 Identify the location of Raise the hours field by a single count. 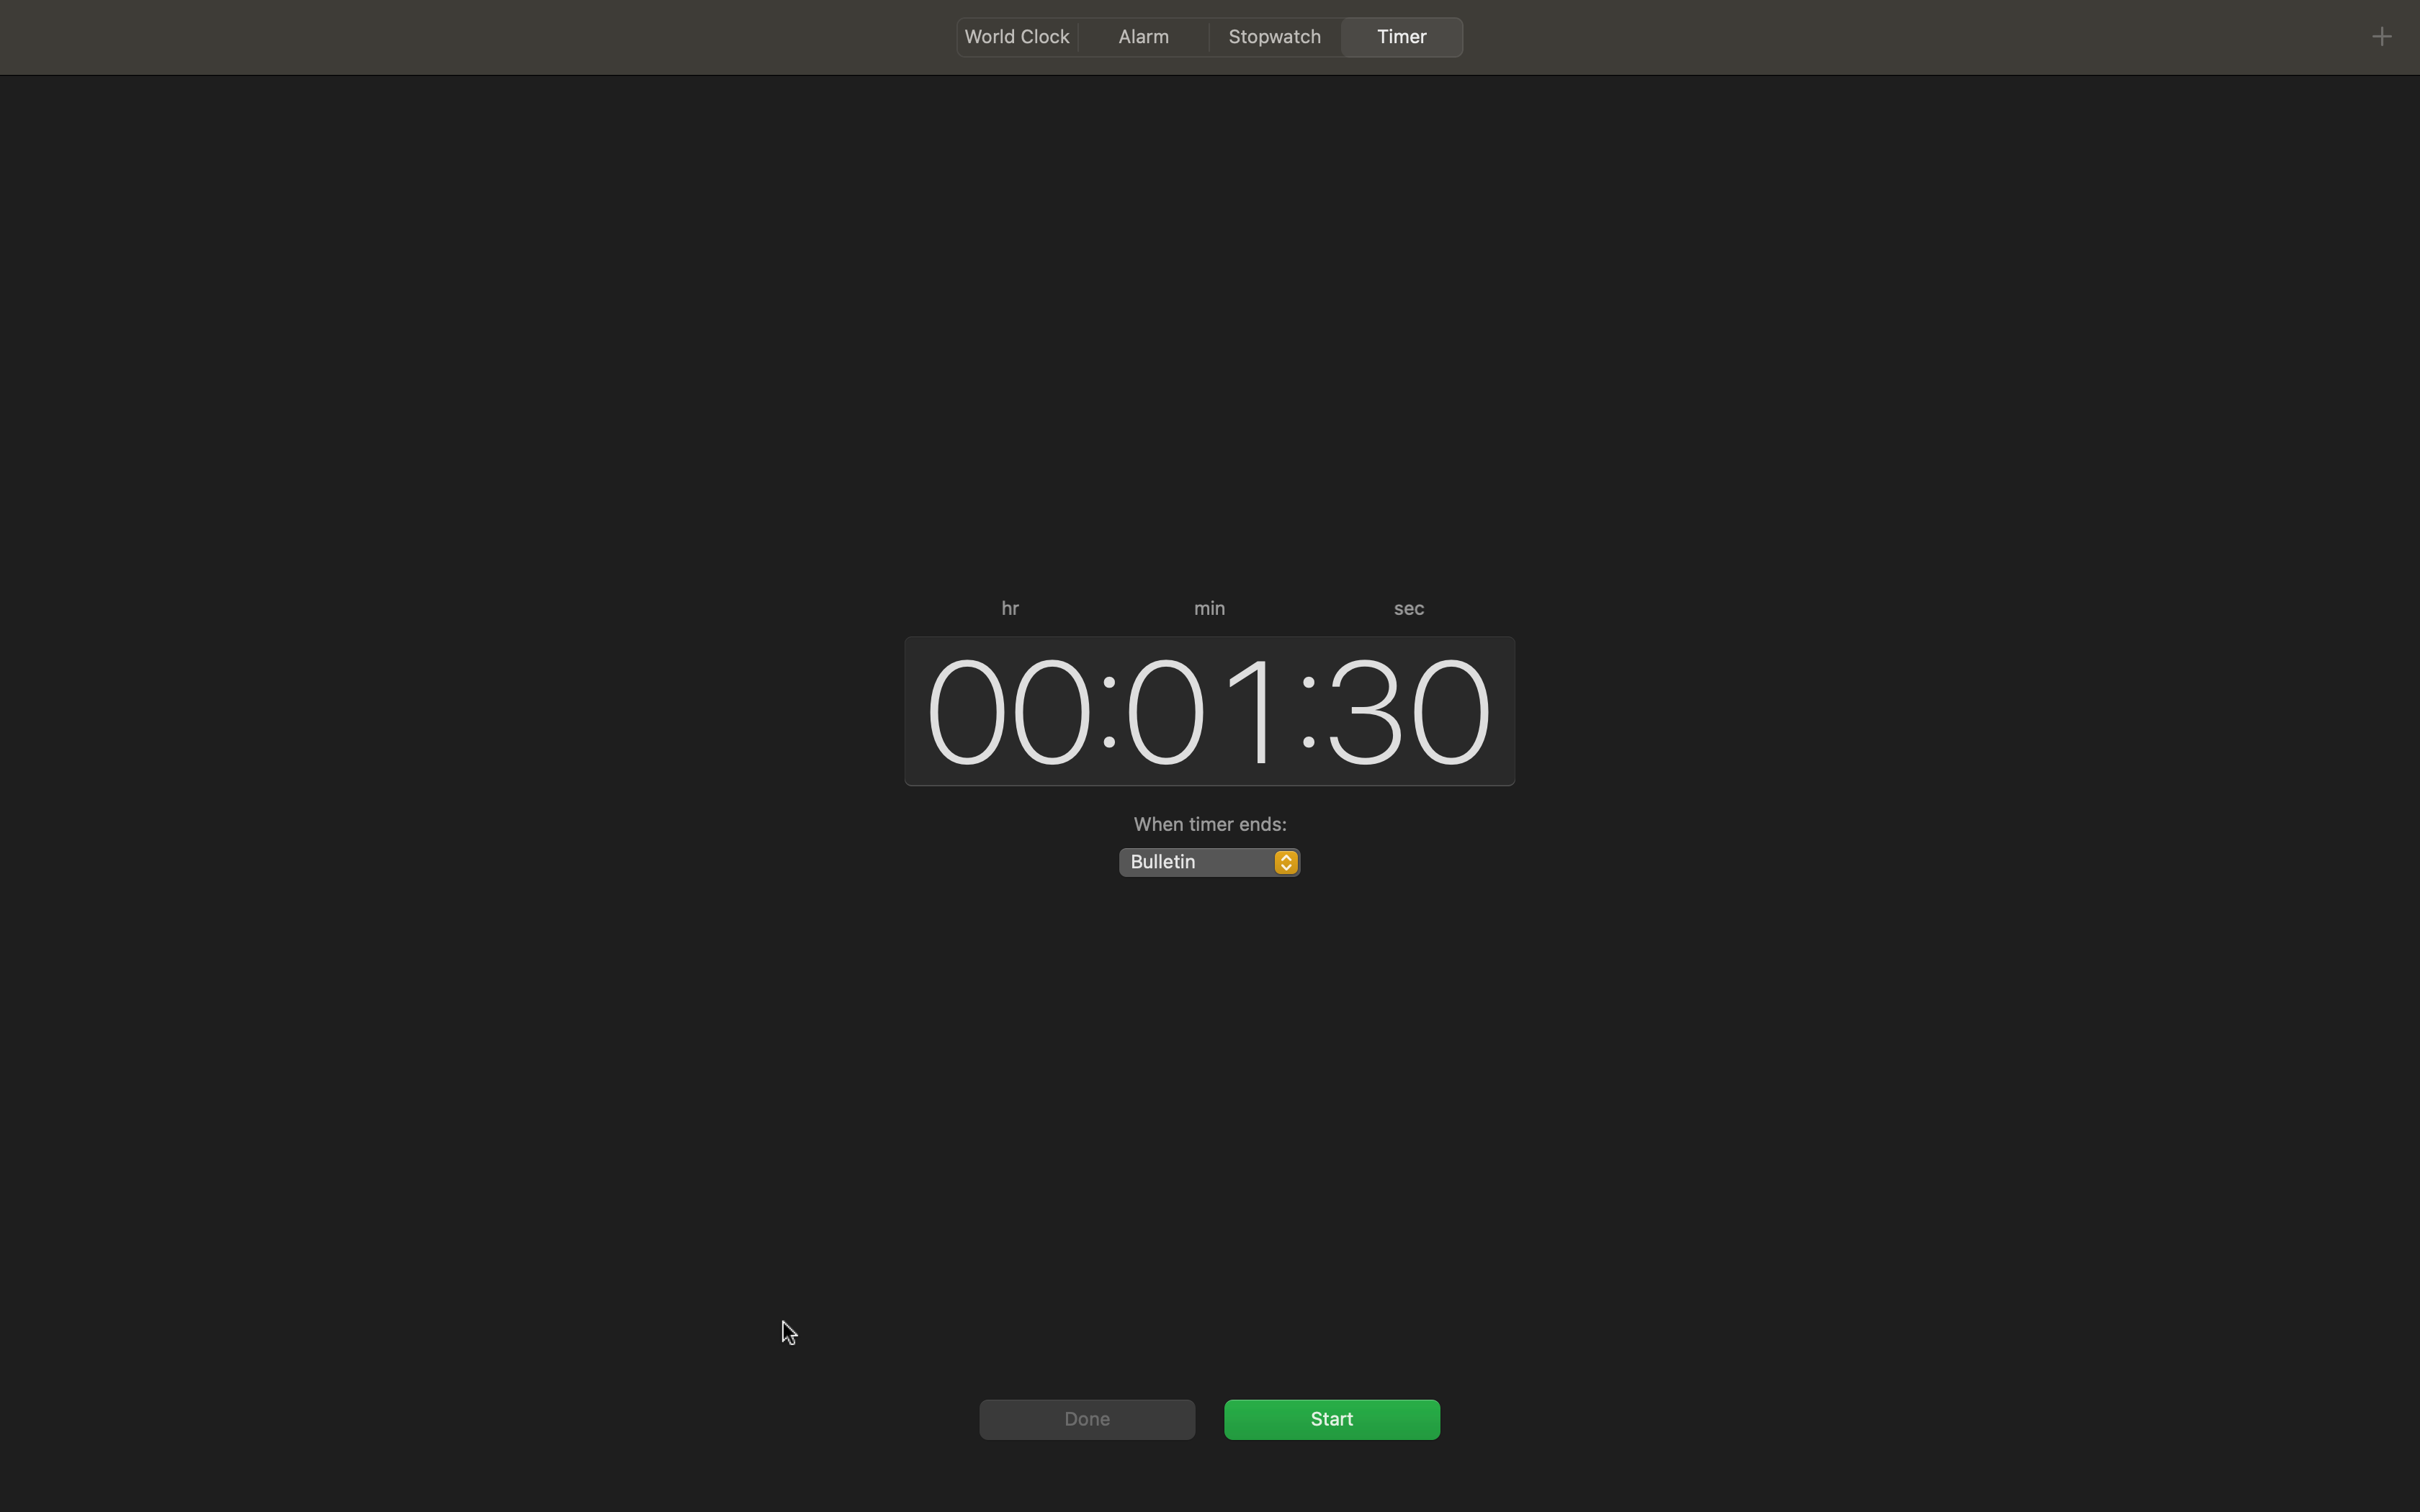
(1000, 707).